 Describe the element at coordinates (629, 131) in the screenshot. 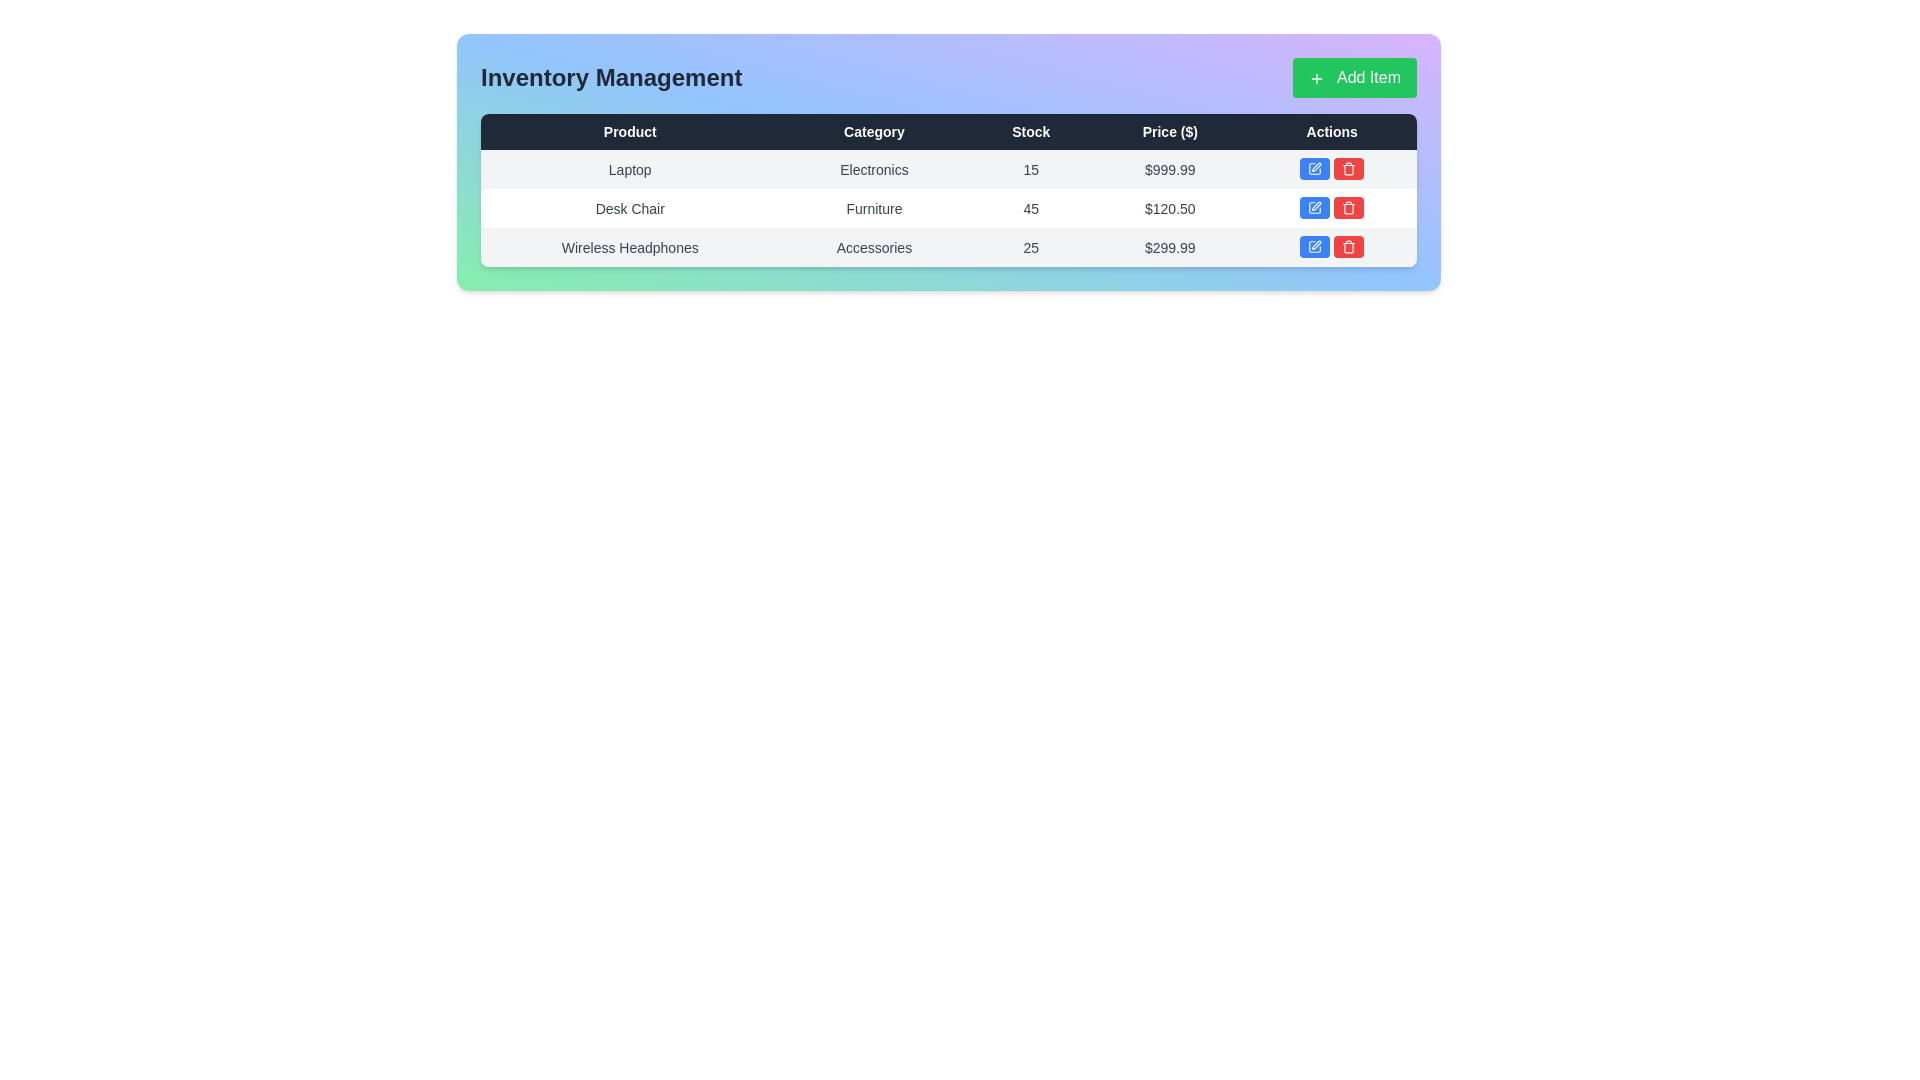

I see `the Table Header element labeled 'Product', which is styled in bold and located in the top-left section of the table` at that location.